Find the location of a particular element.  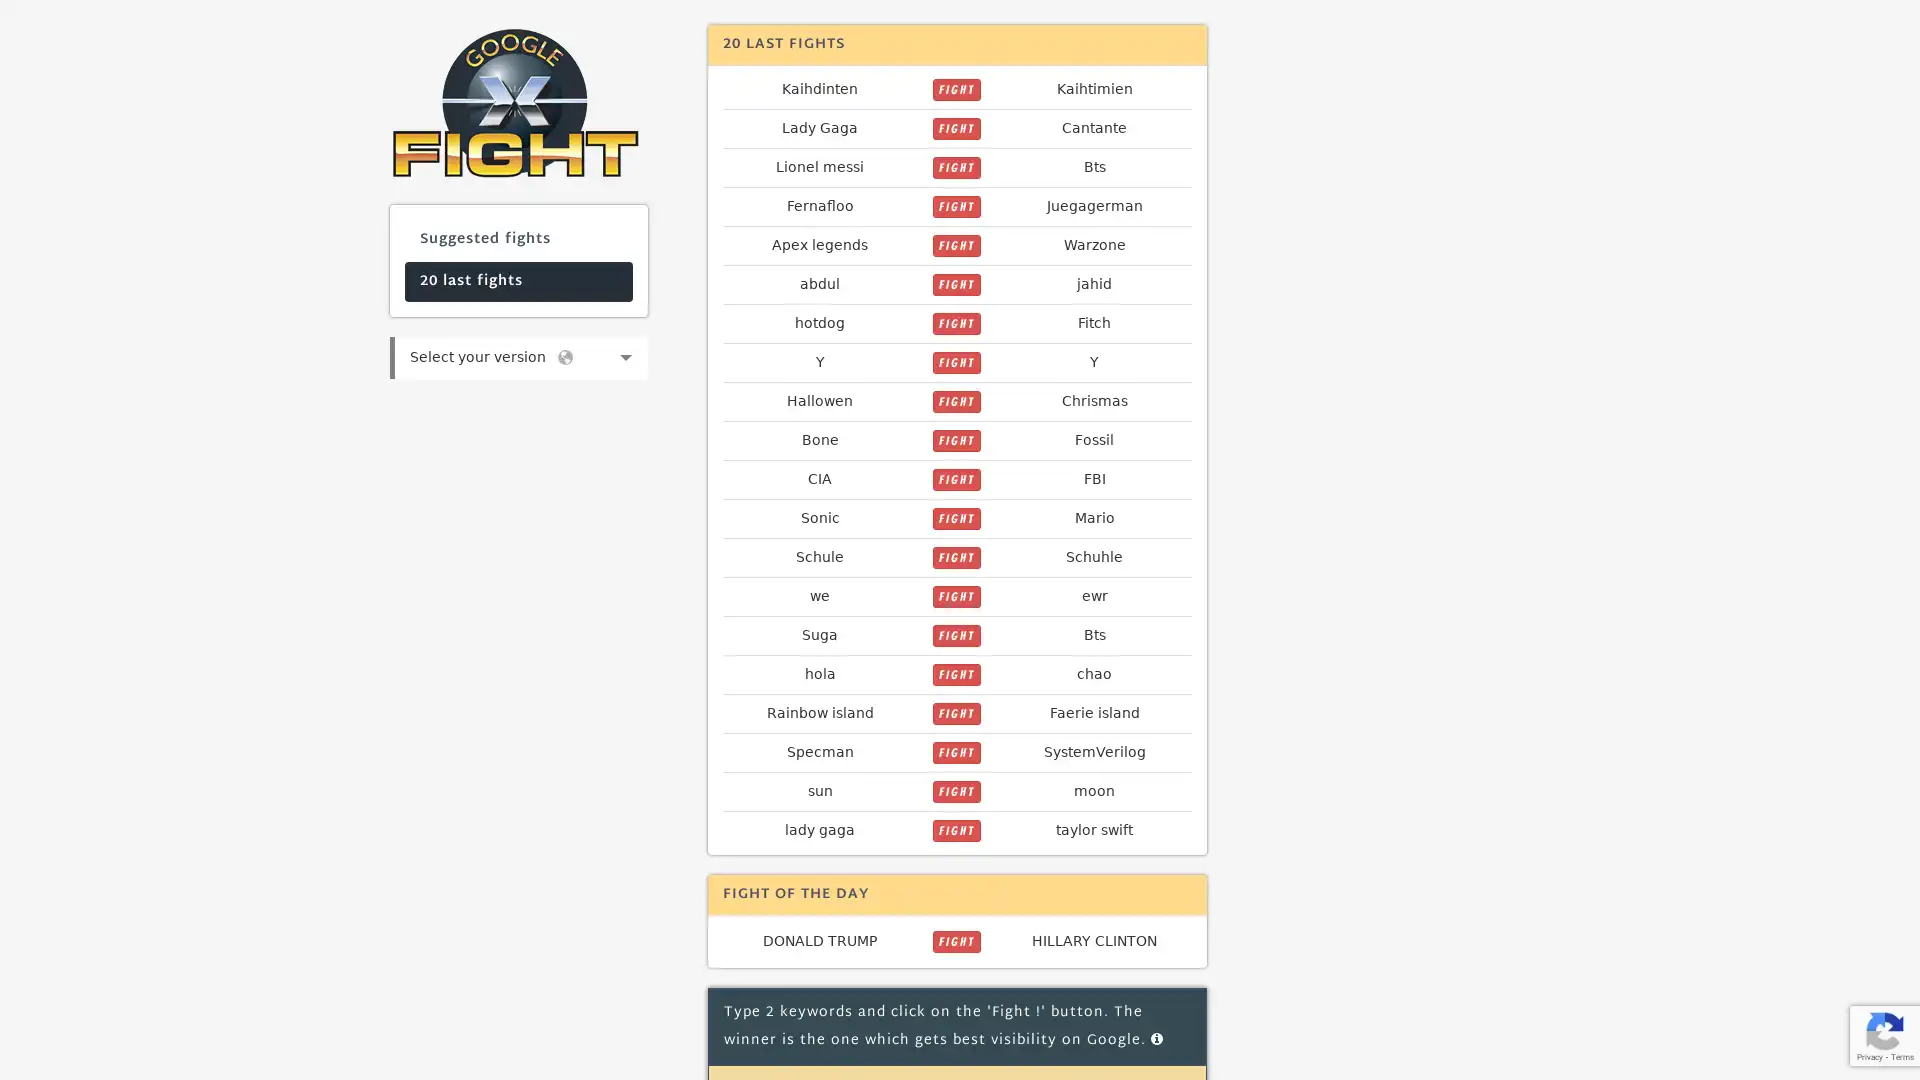

FIGHT is located at coordinates (955, 128).